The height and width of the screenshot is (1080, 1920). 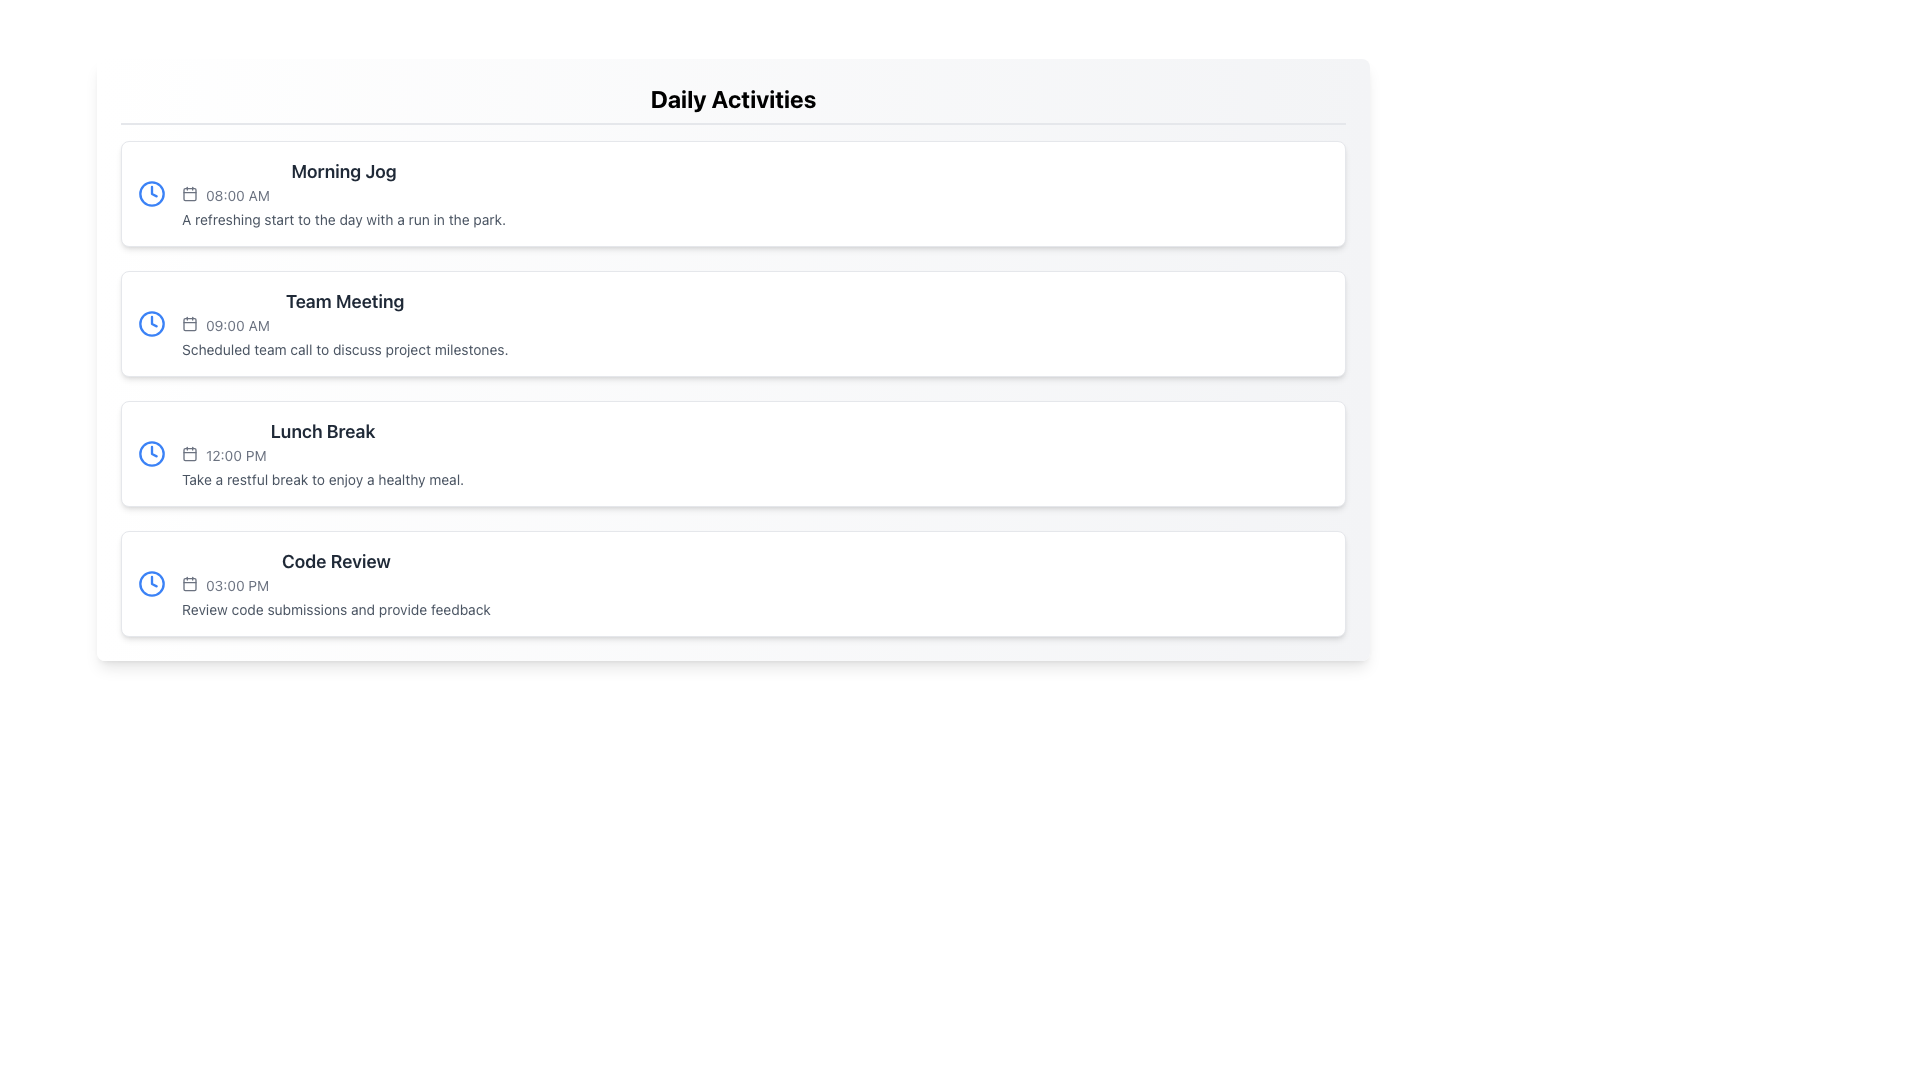 What do you see at coordinates (151, 454) in the screenshot?
I see `the circular graphical component styled as a clock face located in the 'Lunch Break' section, positioned to the left of the text 'Lunch Break'` at bounding box center [151, 454].